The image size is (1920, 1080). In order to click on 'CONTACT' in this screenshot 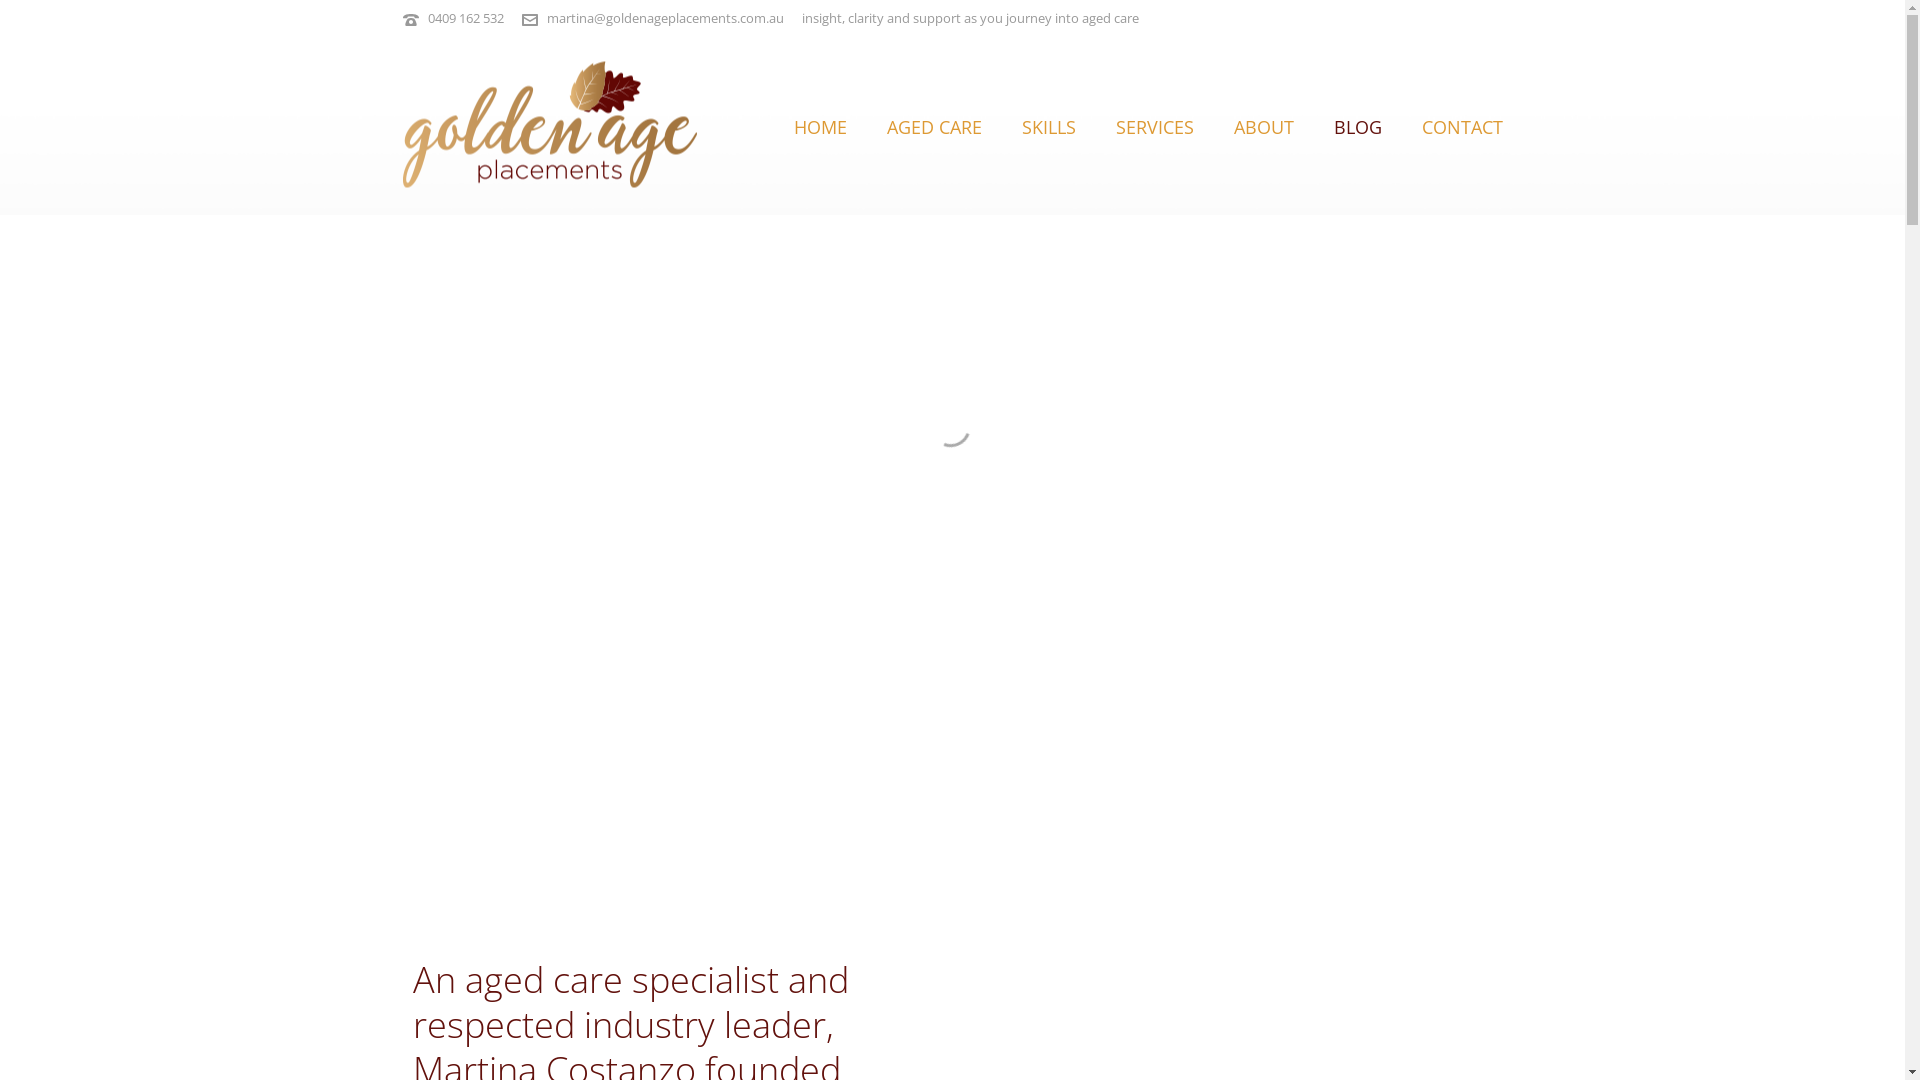, I will do `click(1462, 124)`.